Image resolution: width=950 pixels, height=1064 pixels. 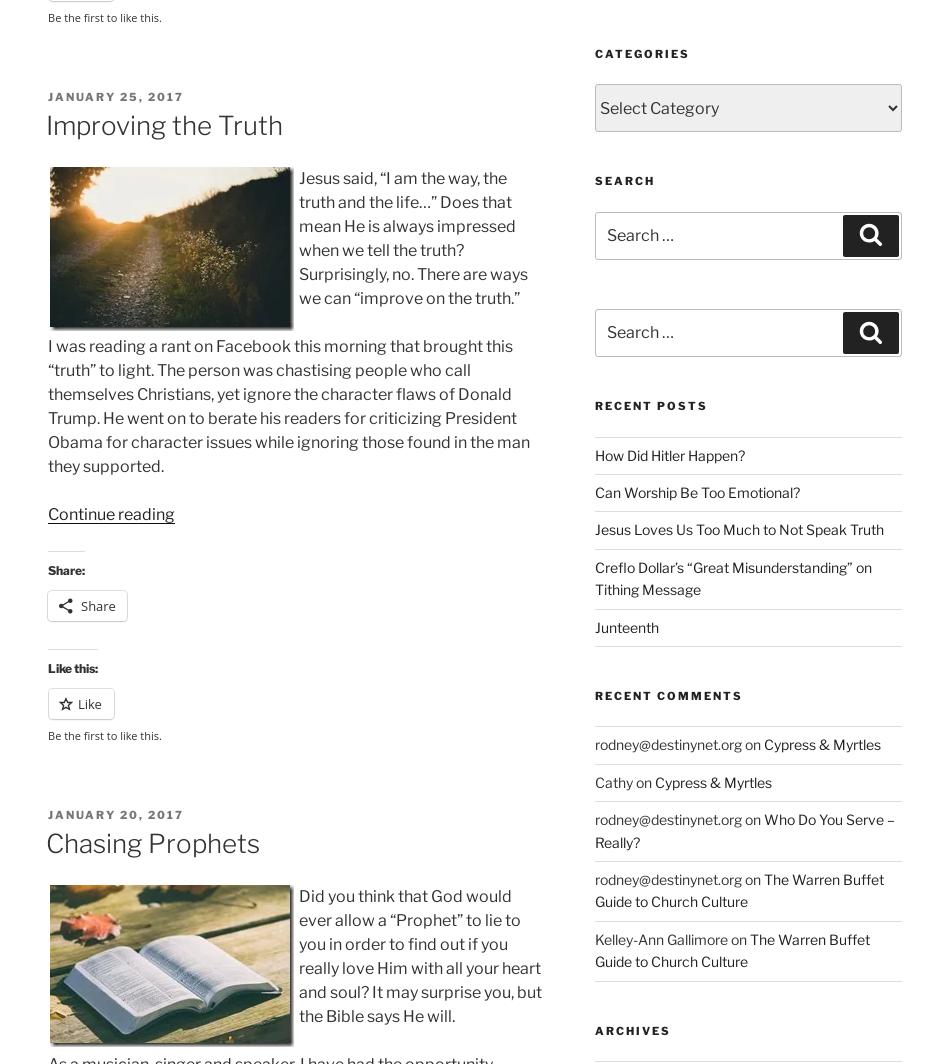 What do you see at coordinates (668, 454) in the screenshot?
I see `'How Did Hitler Happen?'` at bounding box center [668, 454].